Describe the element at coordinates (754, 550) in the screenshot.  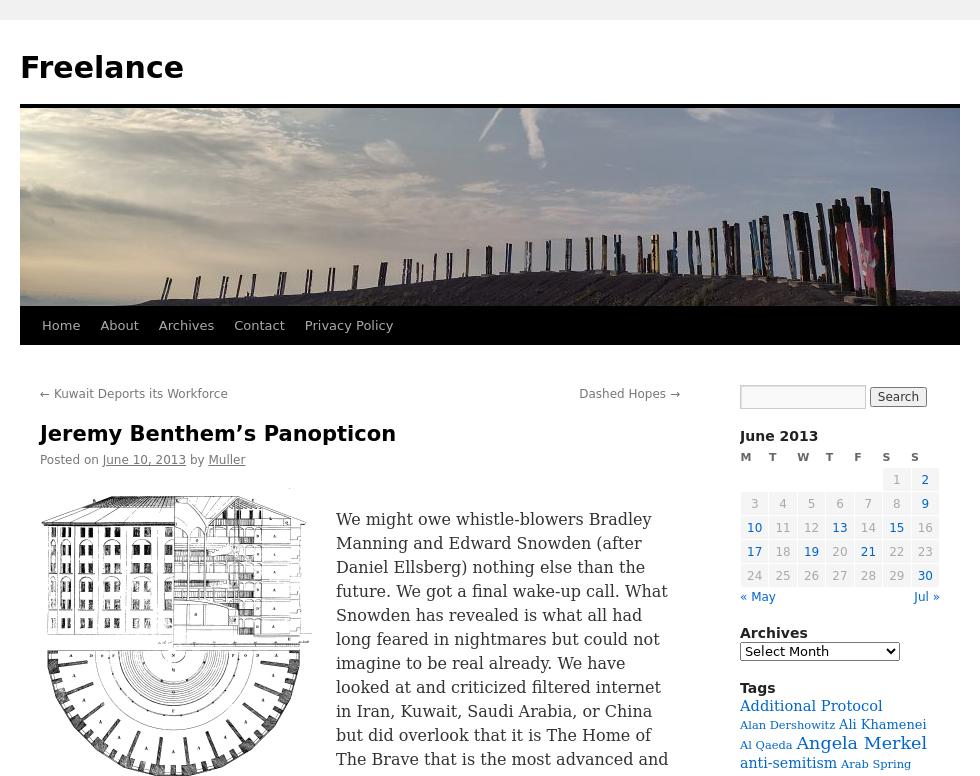
I see `'17'` at that location.